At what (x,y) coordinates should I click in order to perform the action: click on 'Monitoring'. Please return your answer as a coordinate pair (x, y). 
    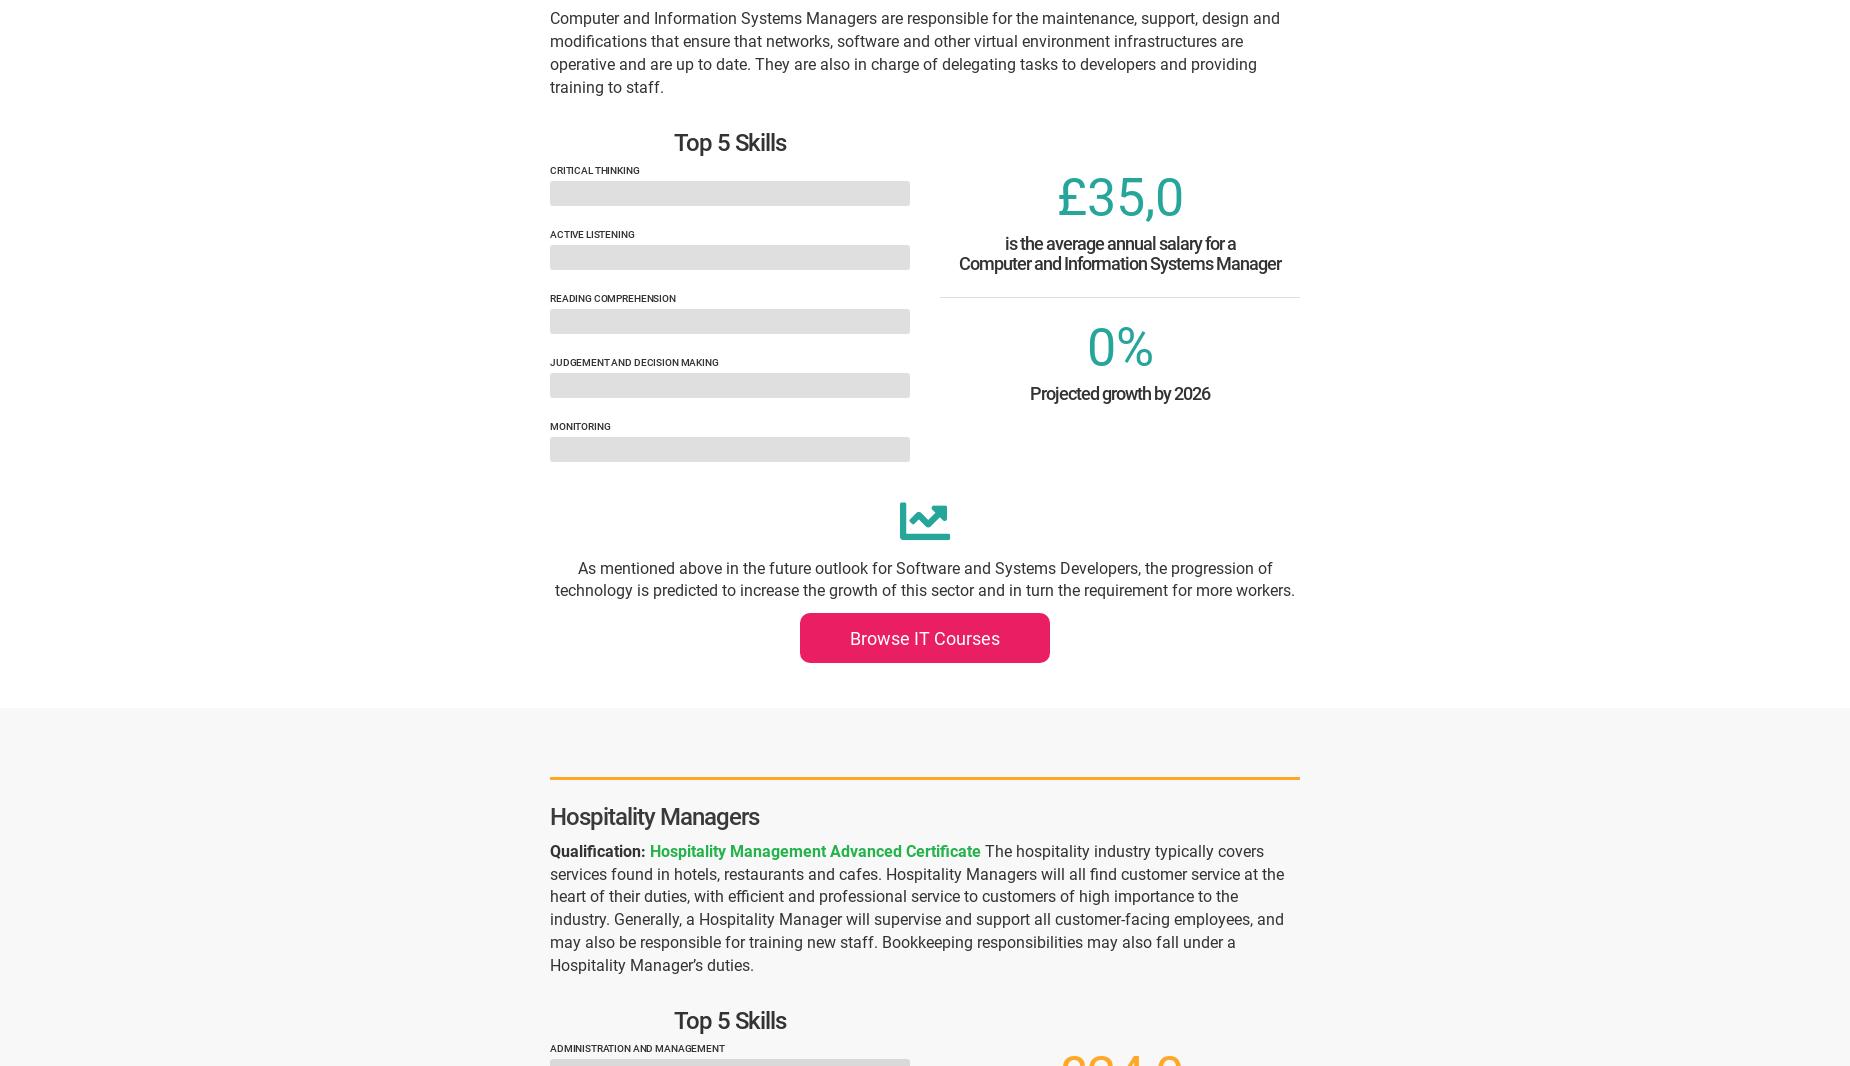
    Looking at the image, I should click on (579, 426).